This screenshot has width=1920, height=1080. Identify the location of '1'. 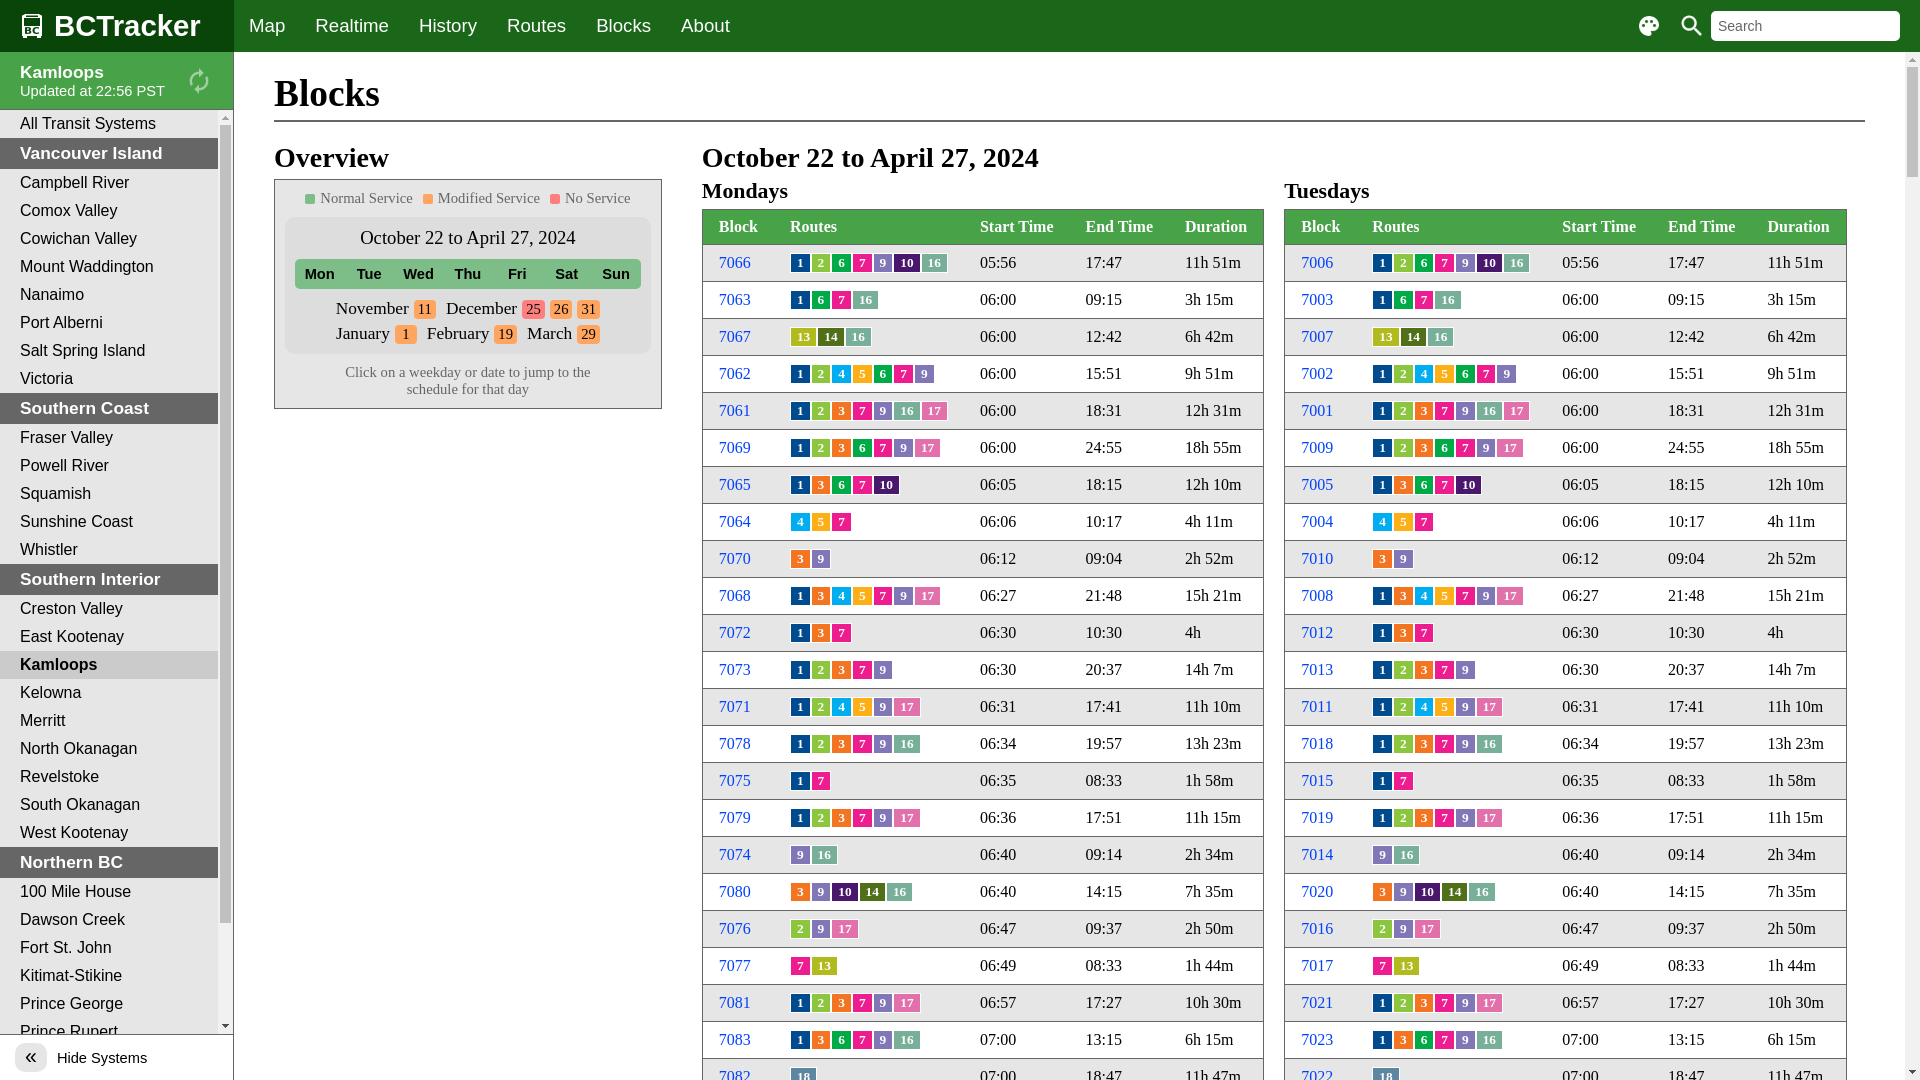
(1371, 446).